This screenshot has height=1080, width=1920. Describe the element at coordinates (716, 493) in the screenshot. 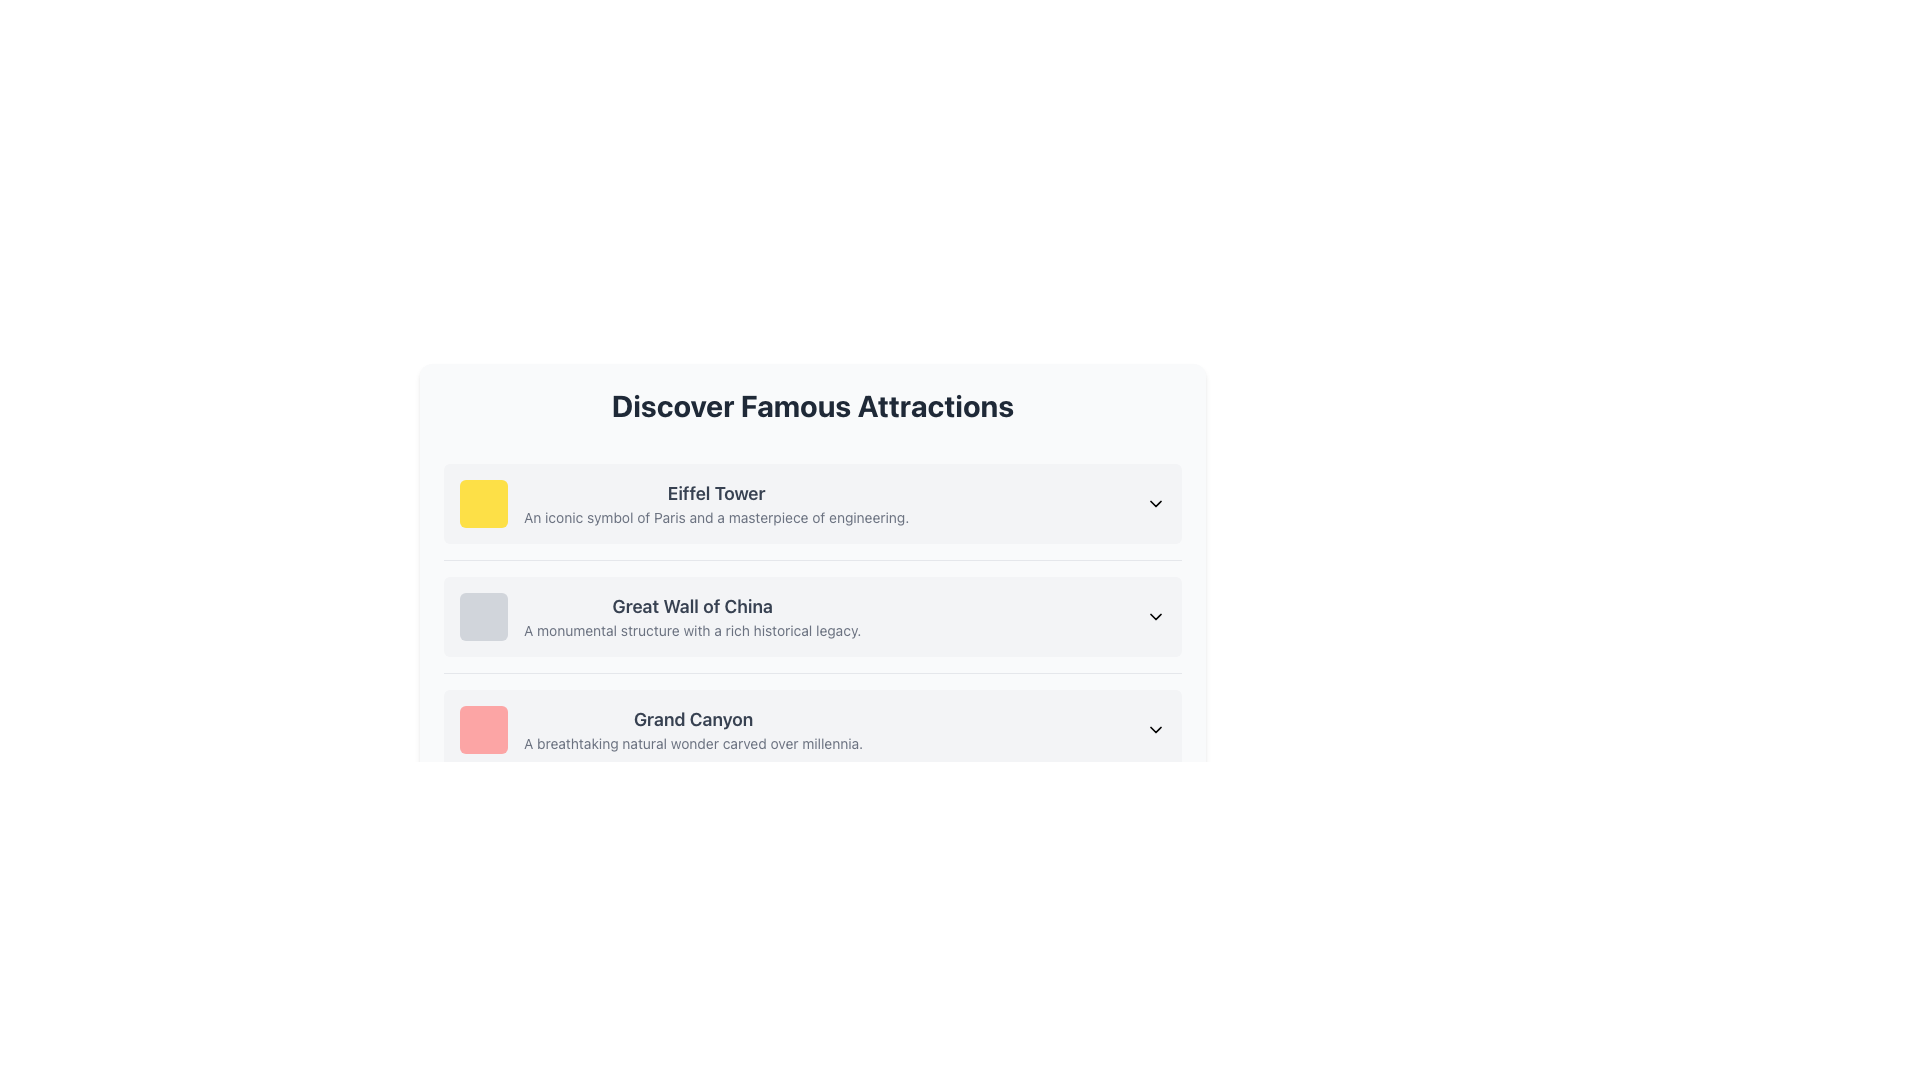

I see `text of the label indicating the name of the associated attraction, positioned above the description in the first entry of the vertical list` at that location.